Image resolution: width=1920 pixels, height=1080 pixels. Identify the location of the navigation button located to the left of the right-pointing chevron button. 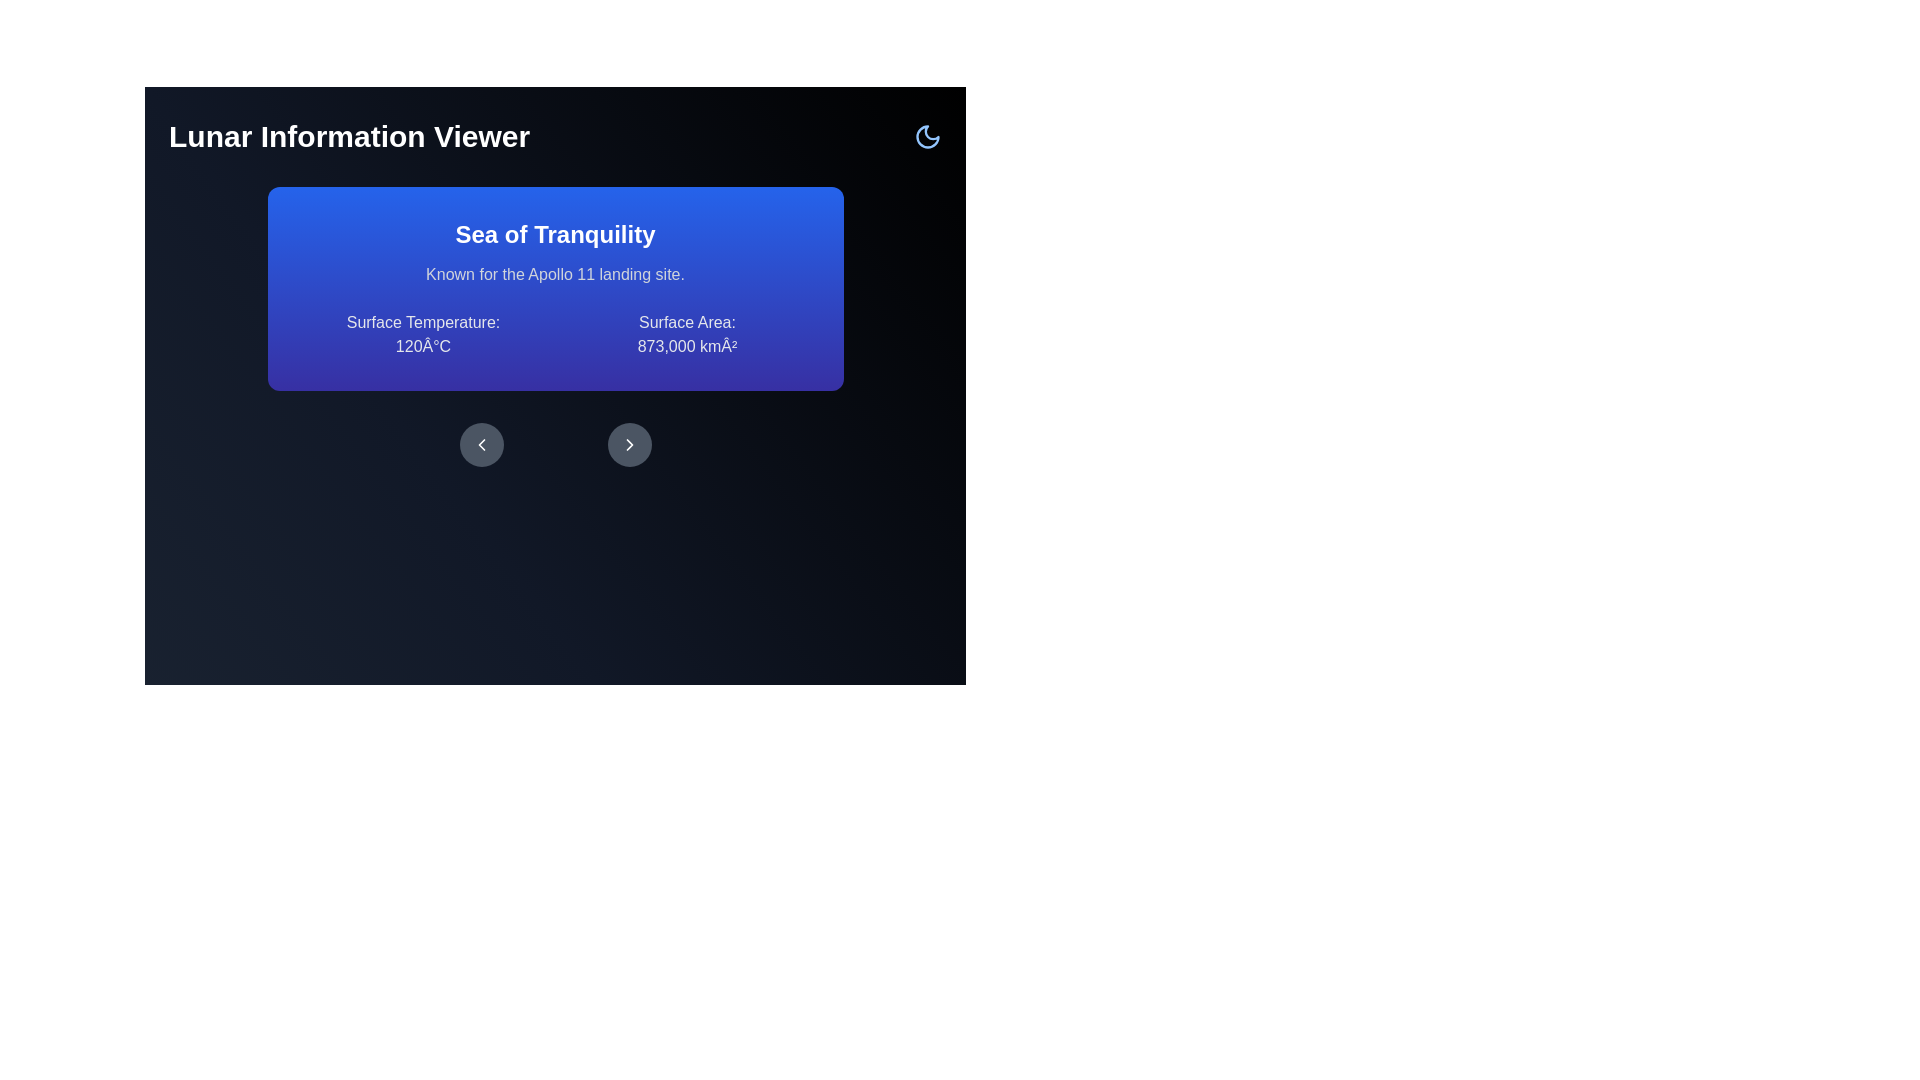
(481, 443).